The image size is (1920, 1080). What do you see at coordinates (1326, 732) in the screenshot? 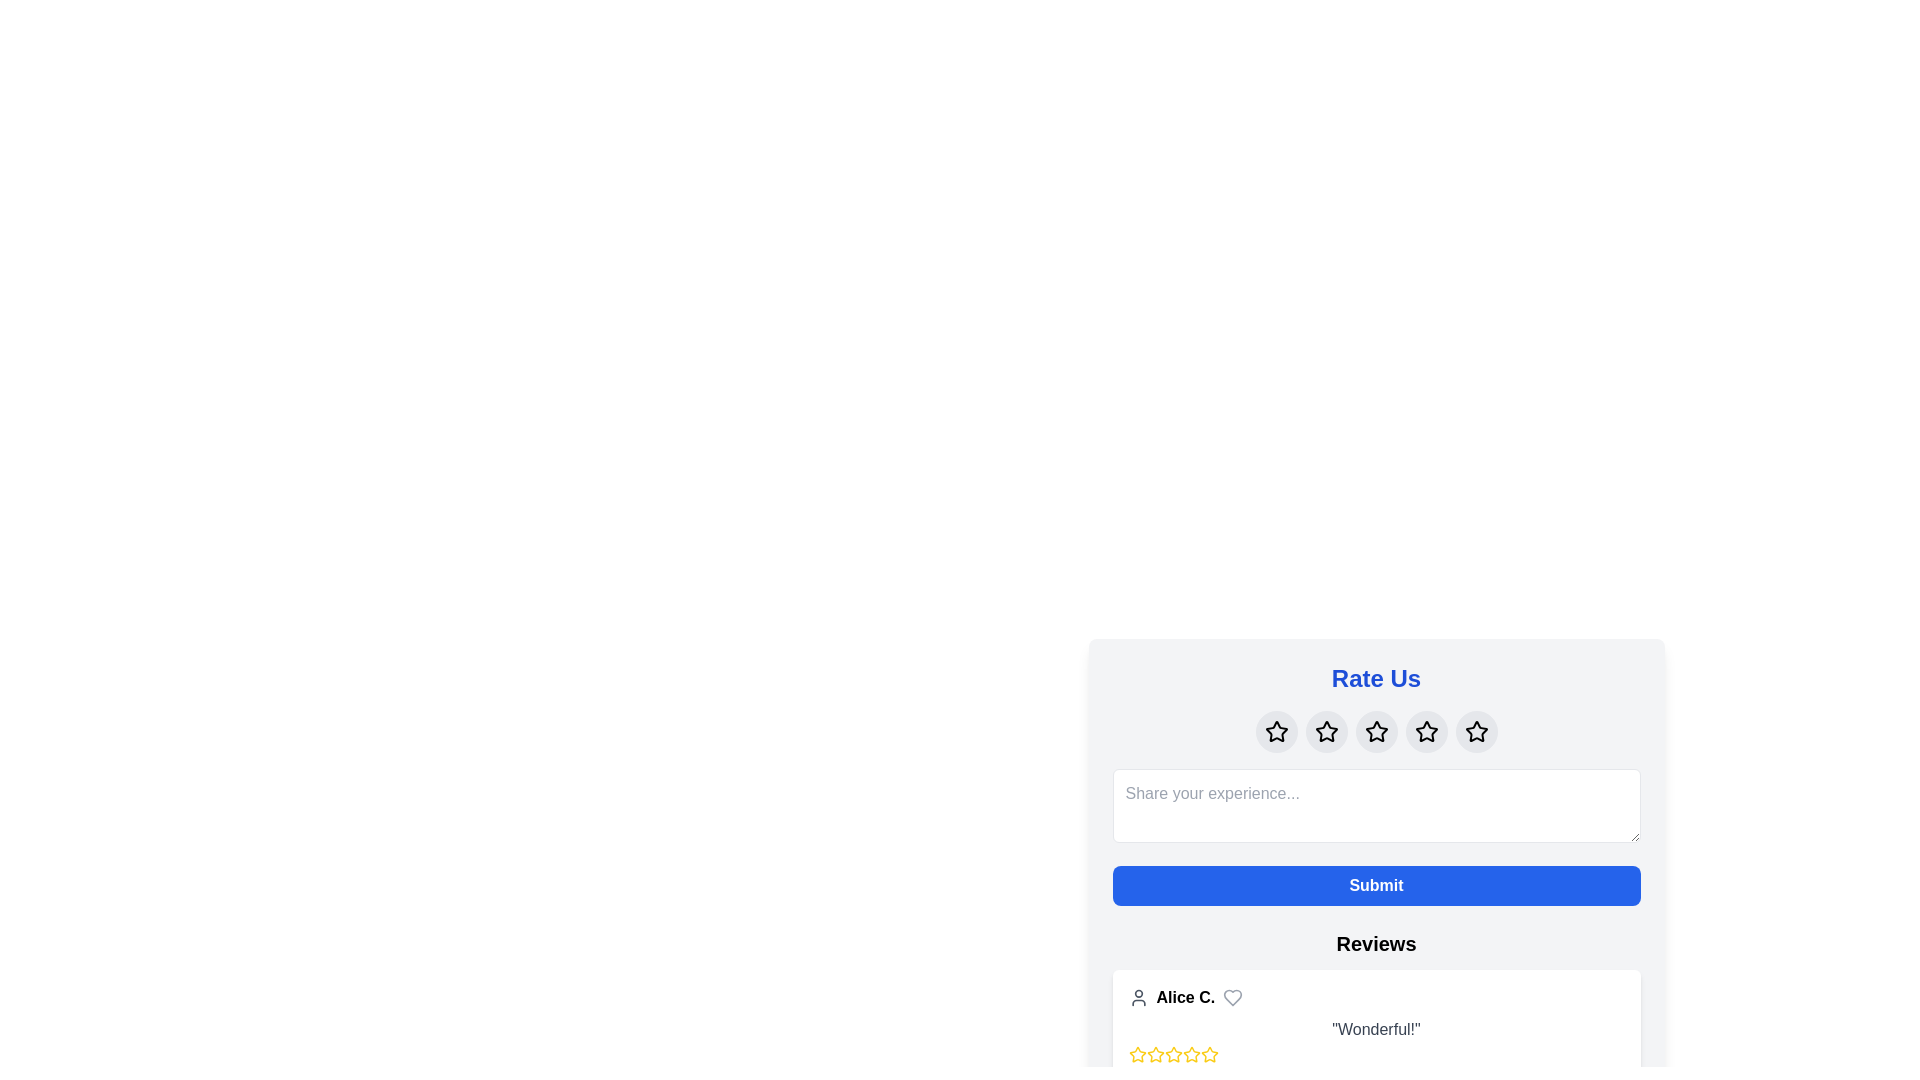
I see `the second star icon in the horizontal row of five star elements` at bounding box center [1326, 732].